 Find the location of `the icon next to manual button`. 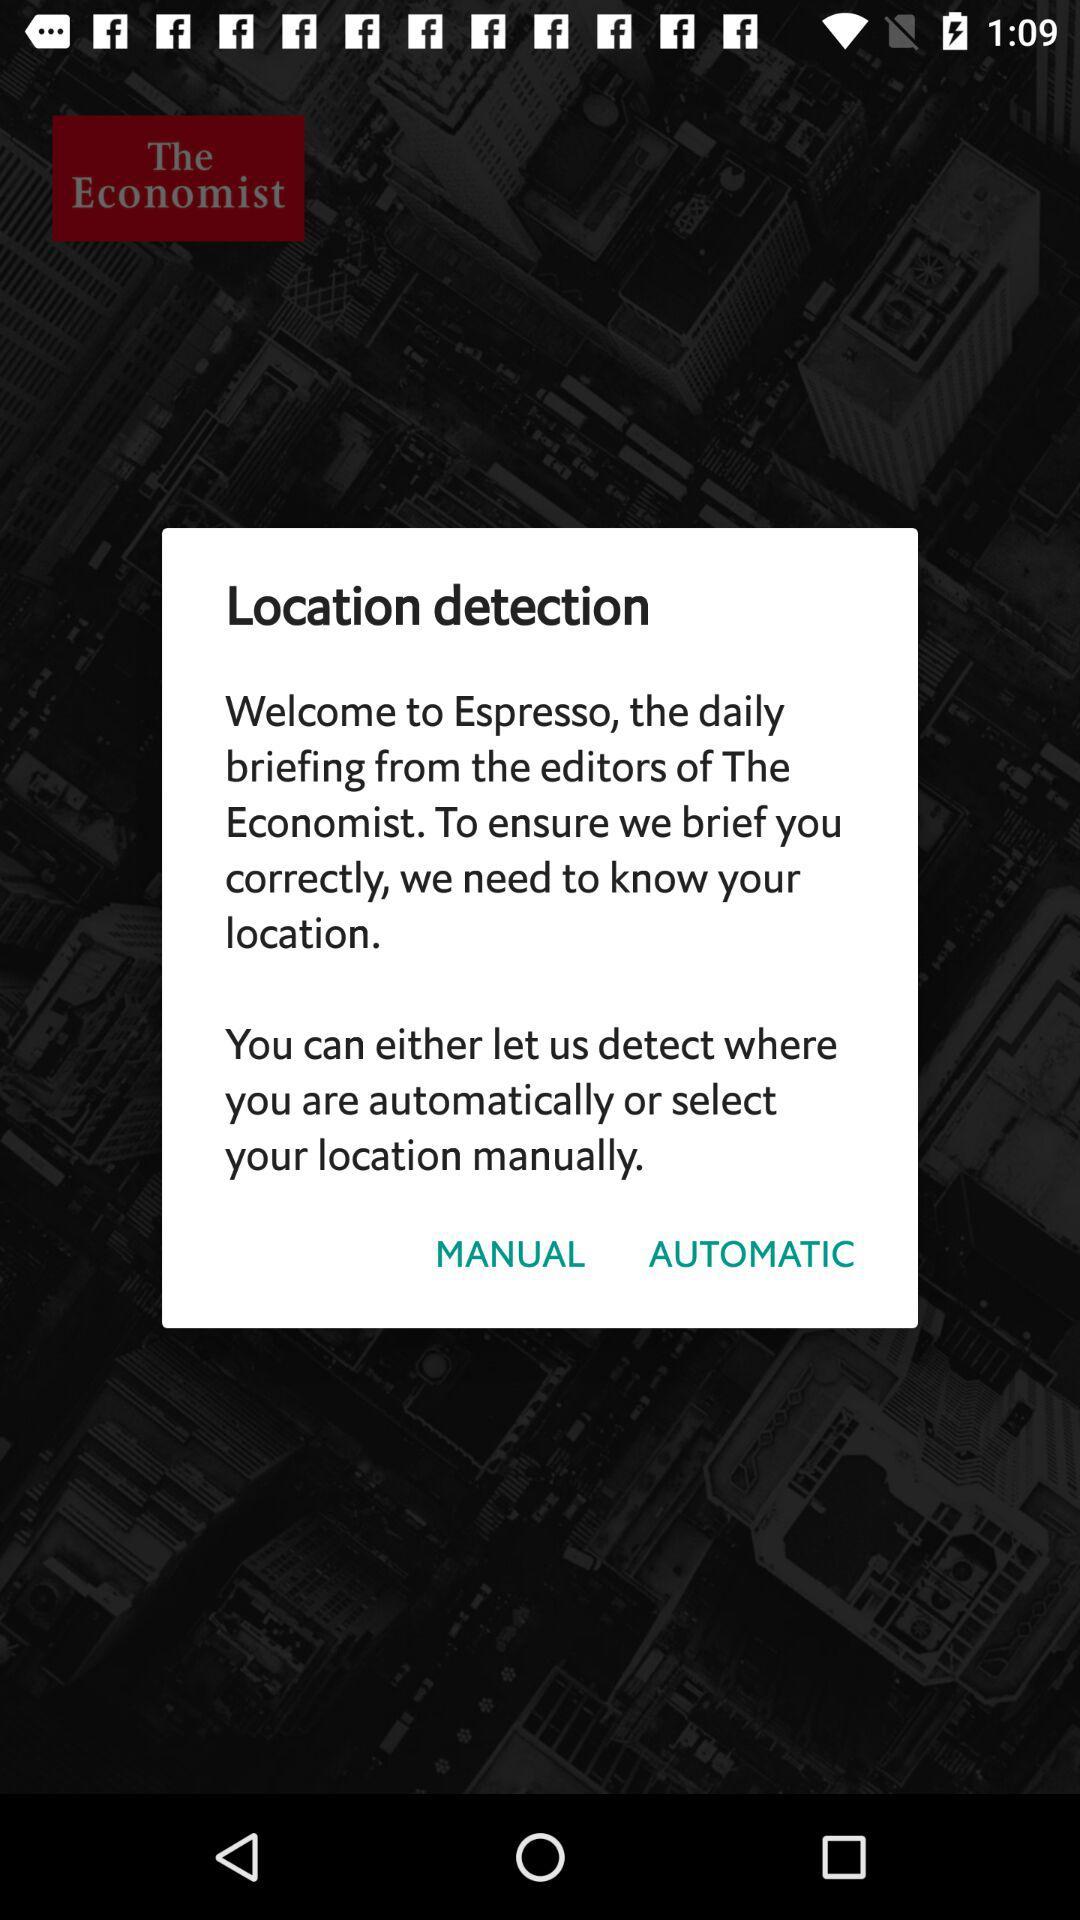

the icon next to manual button is located at coordinates (751, 1253).